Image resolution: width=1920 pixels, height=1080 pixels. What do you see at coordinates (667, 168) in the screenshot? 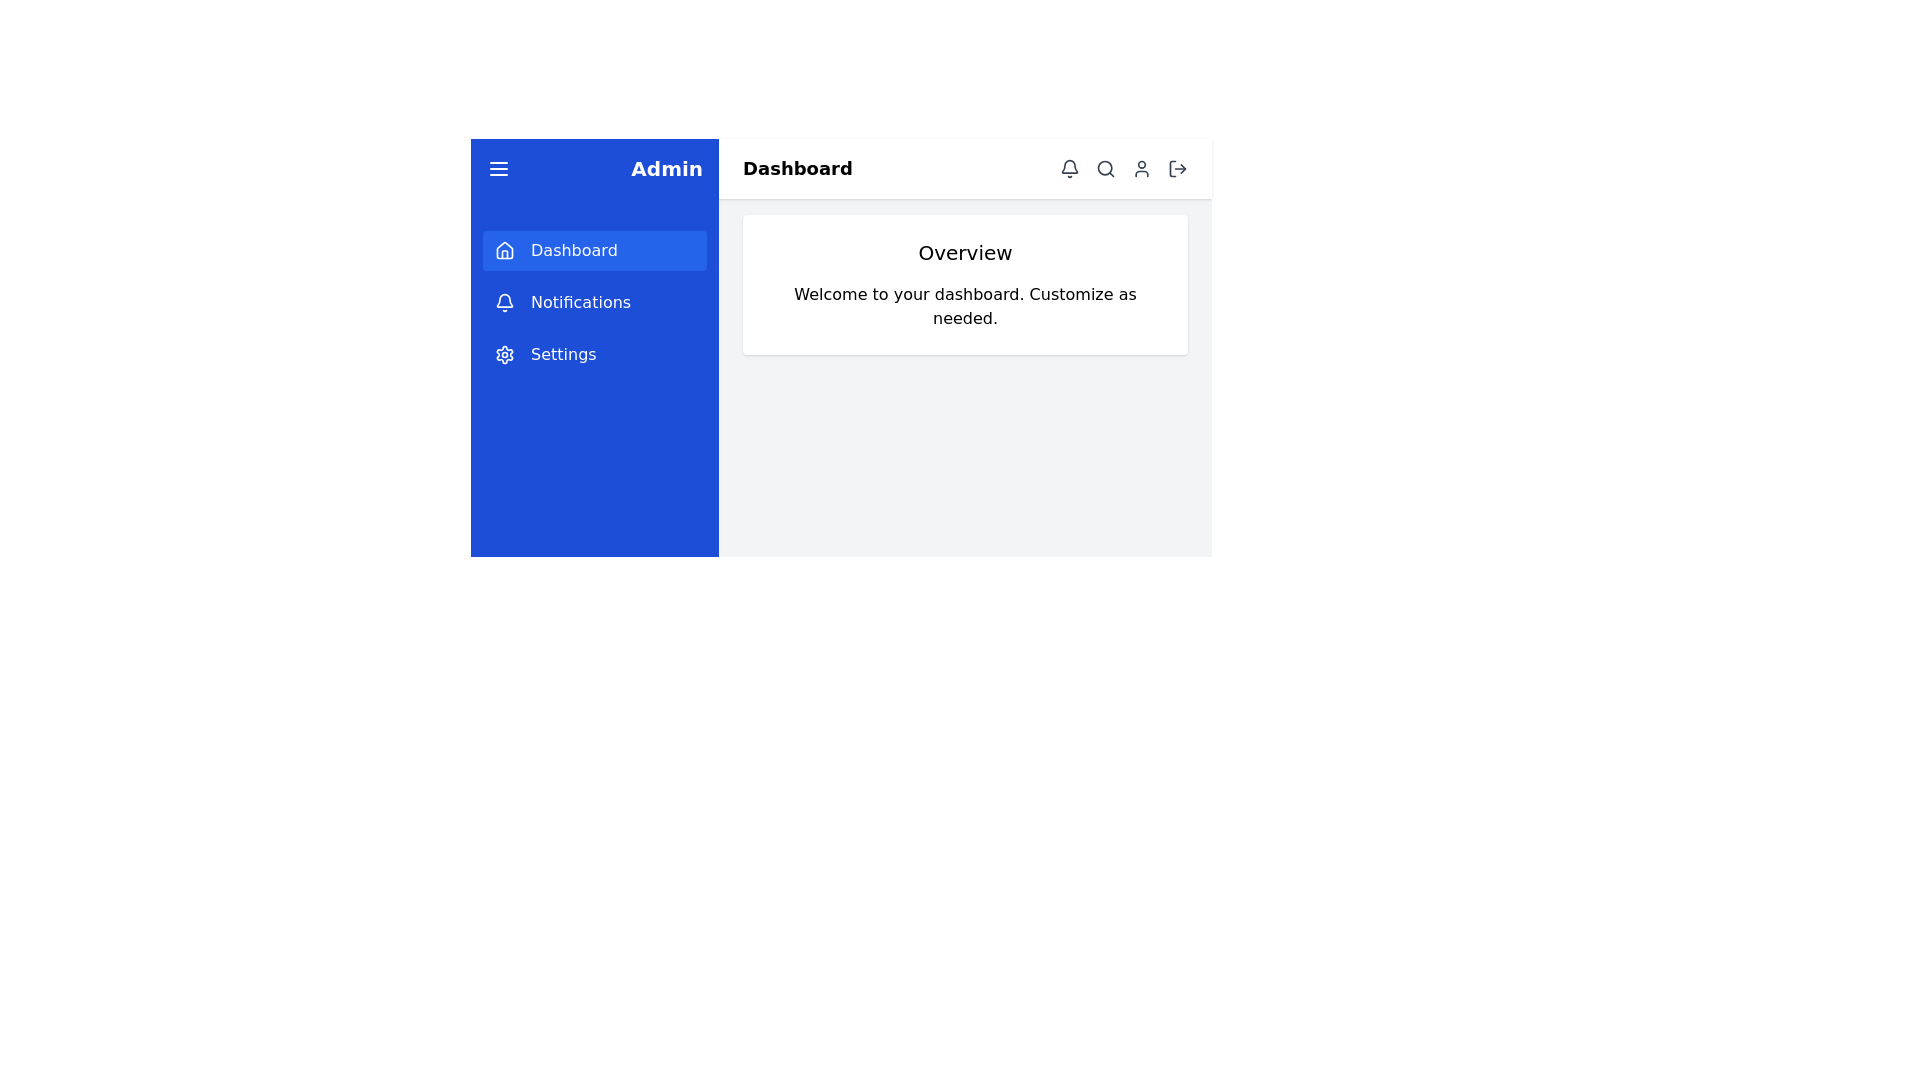
I see `the 'Admin' text label displayed prominently in bold on a blue background, located in the top-left portion of the interface` at bounding box center [667, 168].